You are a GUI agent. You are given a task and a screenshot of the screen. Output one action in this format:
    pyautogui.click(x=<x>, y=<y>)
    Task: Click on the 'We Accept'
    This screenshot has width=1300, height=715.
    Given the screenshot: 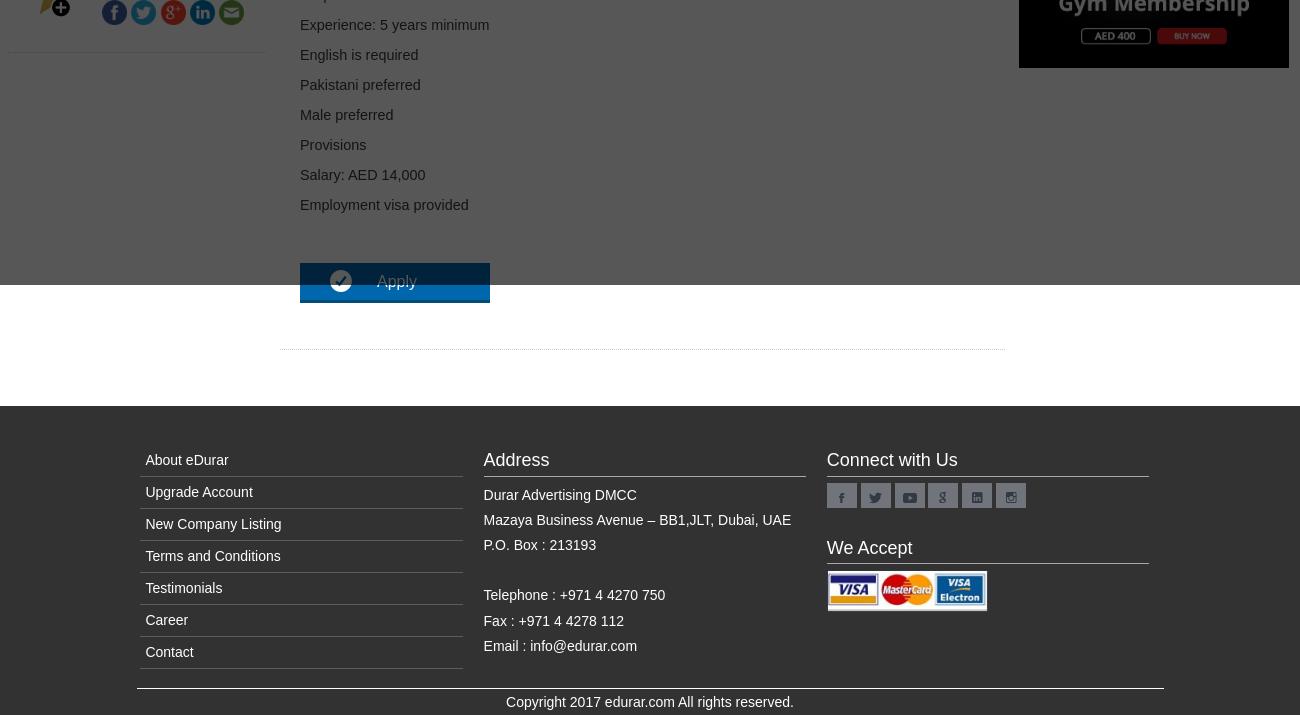 What is the action you would take?
    pyautogui.click(x=826, y=545)
    